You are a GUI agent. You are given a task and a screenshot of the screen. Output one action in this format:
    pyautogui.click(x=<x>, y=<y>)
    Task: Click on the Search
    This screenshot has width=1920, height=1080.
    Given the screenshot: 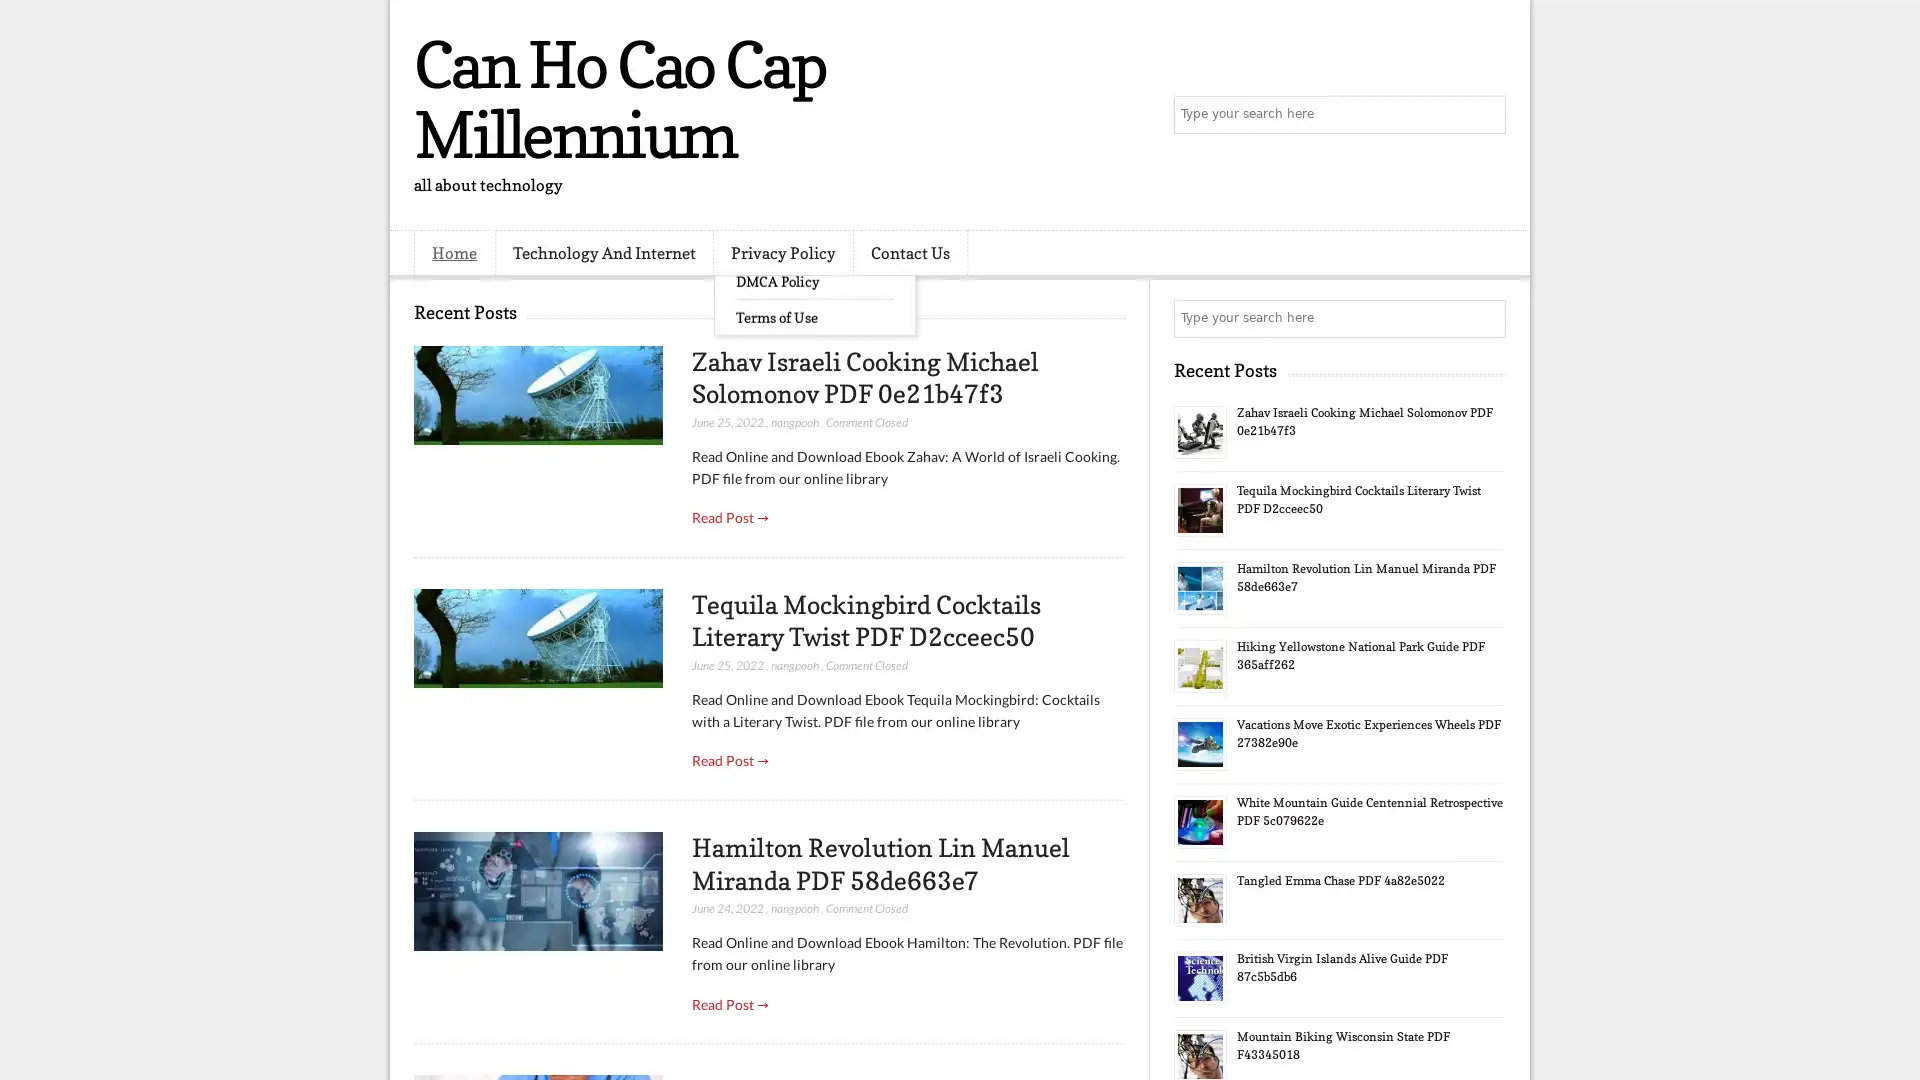 What is the action you would take?
    pyautogui.click(x=1485, y=115)
    